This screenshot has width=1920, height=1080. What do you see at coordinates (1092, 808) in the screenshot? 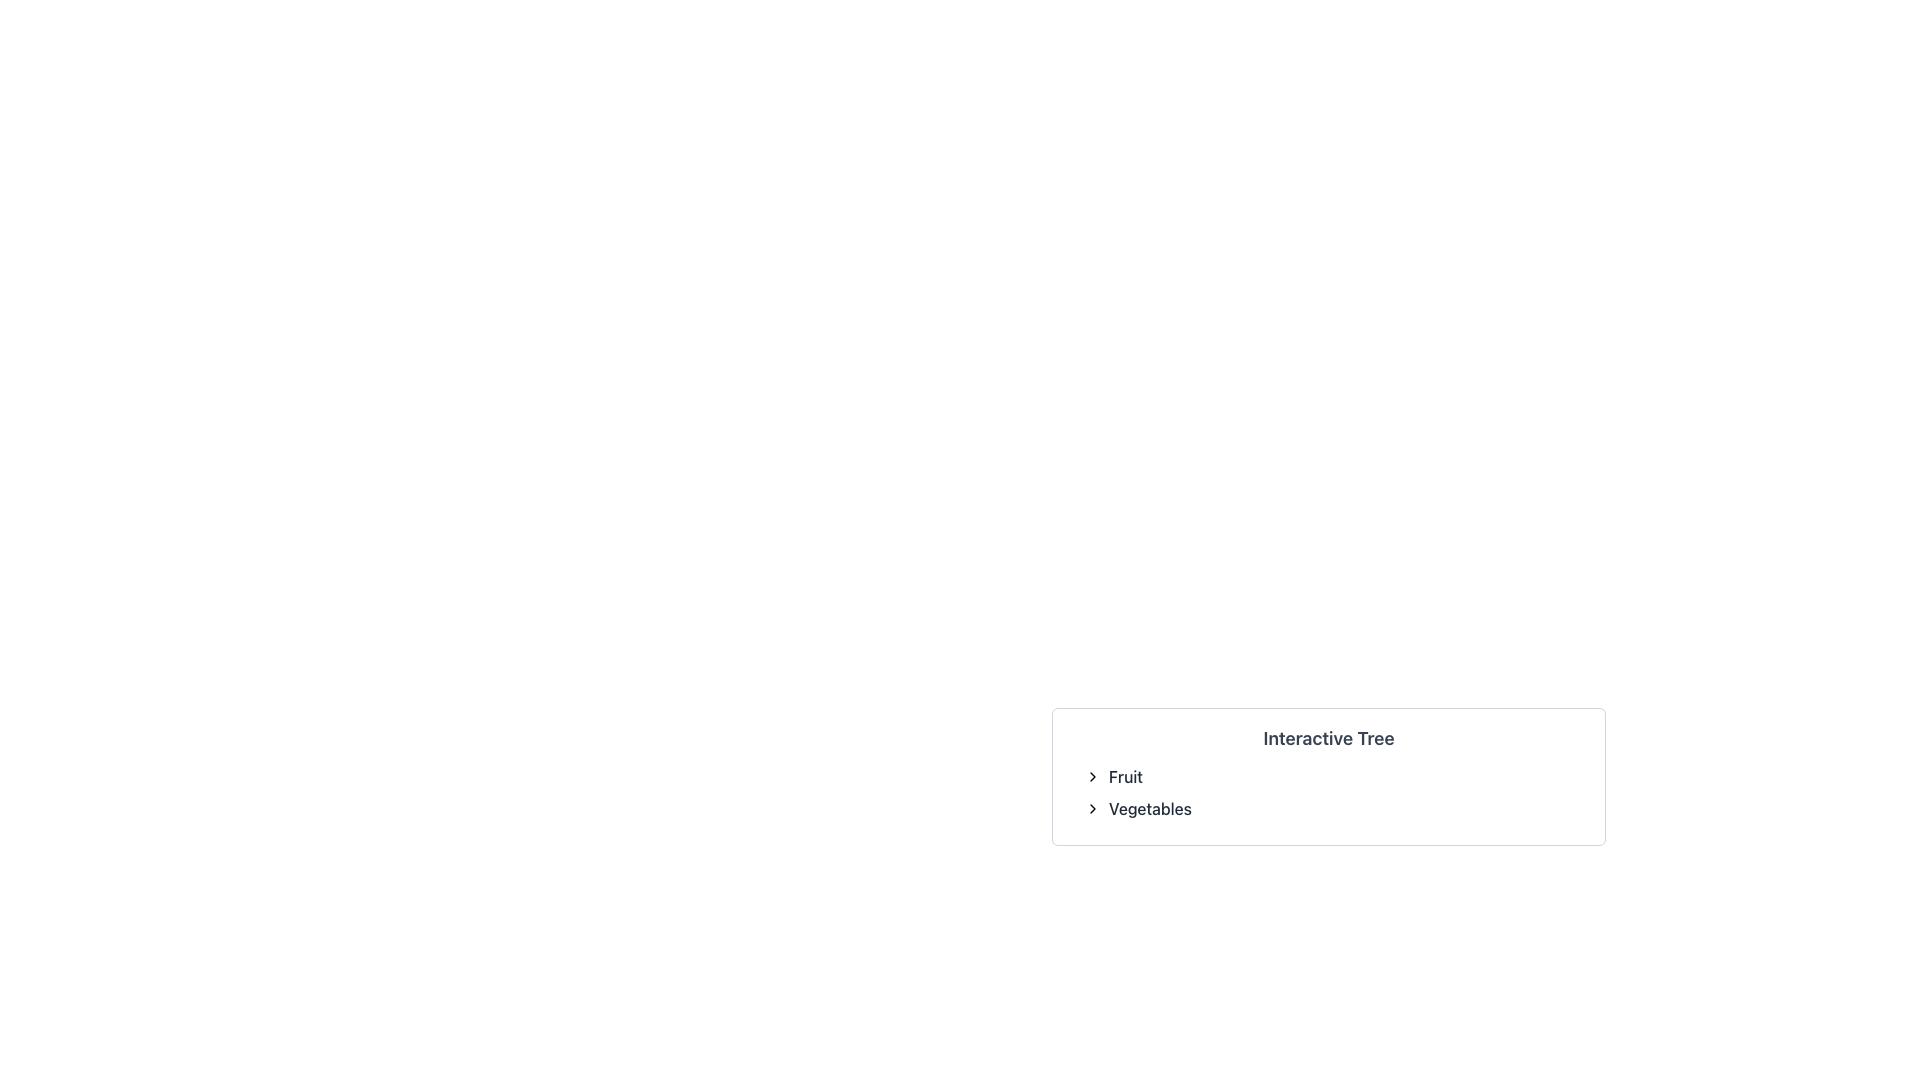
I see `the chevron icon that indicates the expandable/collapsible function for the 'Vegetables' section in the interactive tree menu` at bounding box center [1092, 808].